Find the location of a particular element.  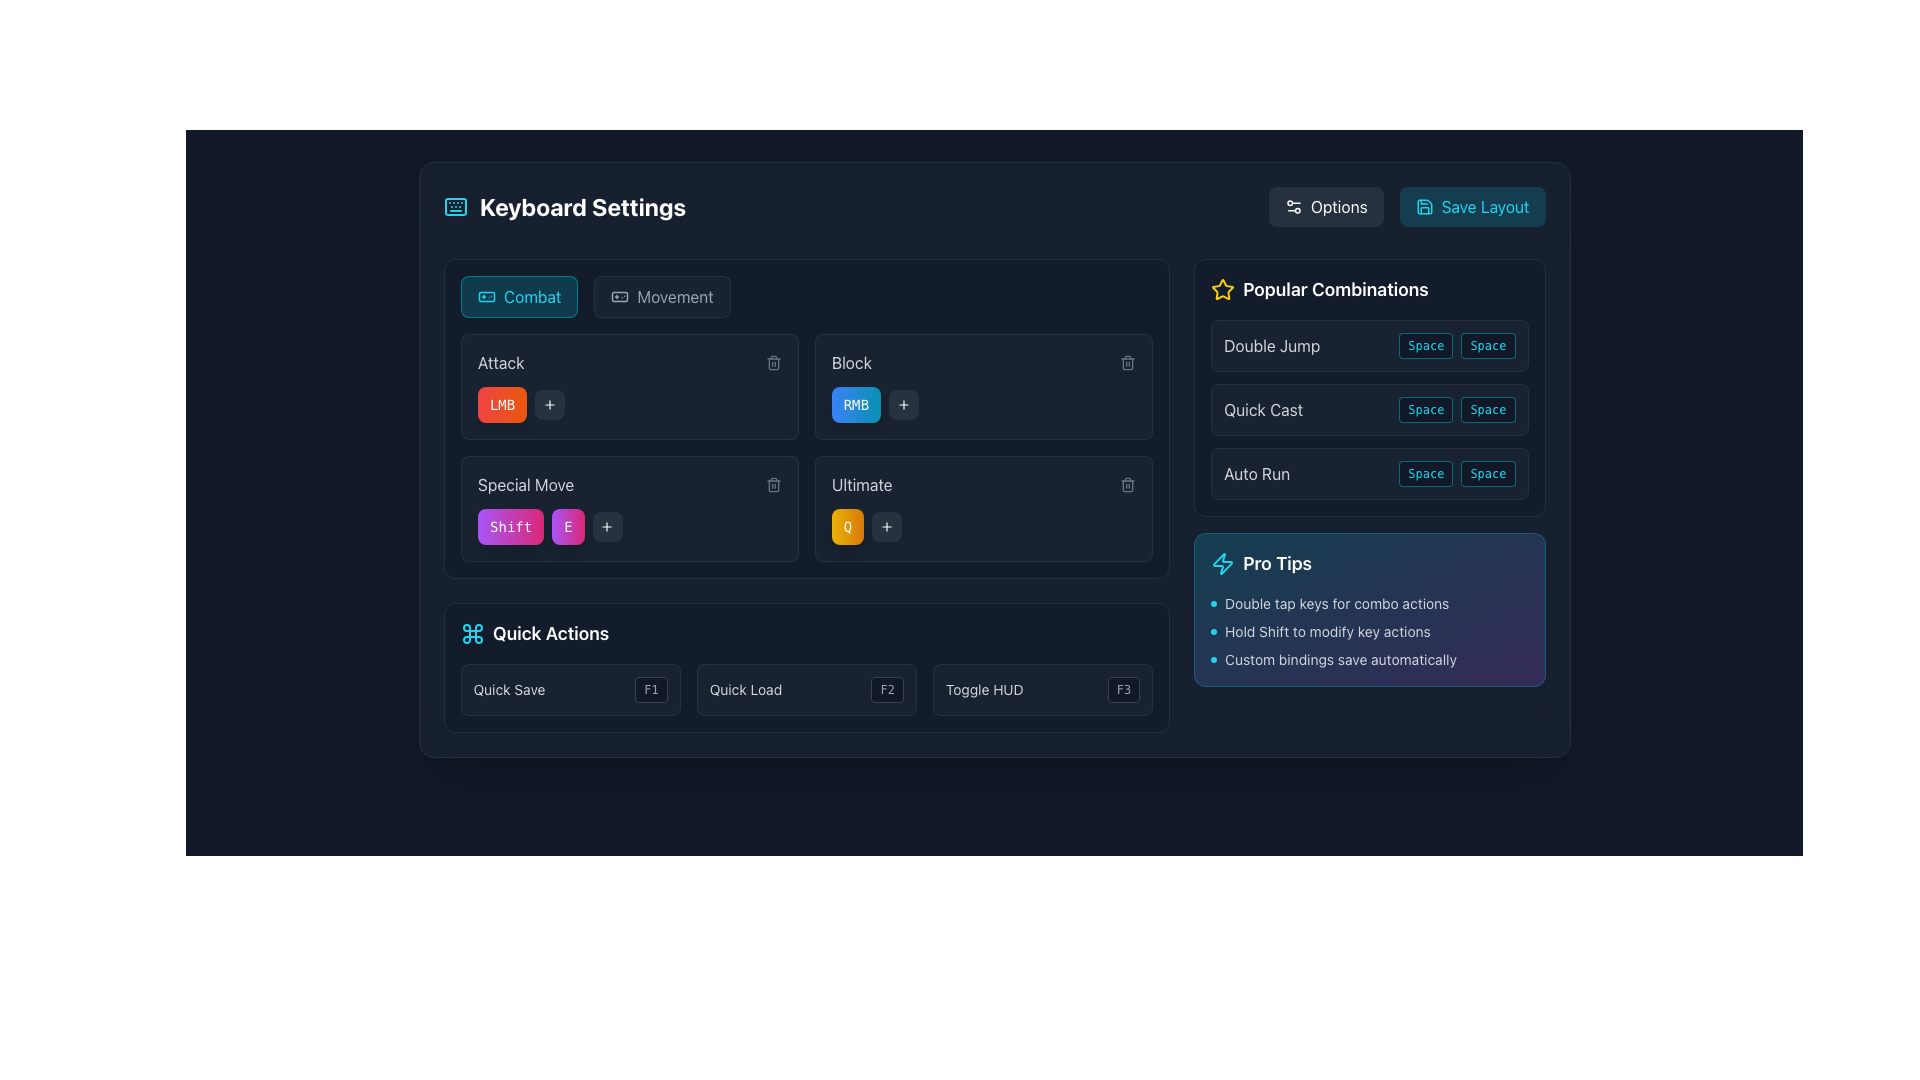

the floppy disk icon, which is cyan and located inside the 'Save Layout' button, positioned to the left of the text is located at coordinates (1423, 207).